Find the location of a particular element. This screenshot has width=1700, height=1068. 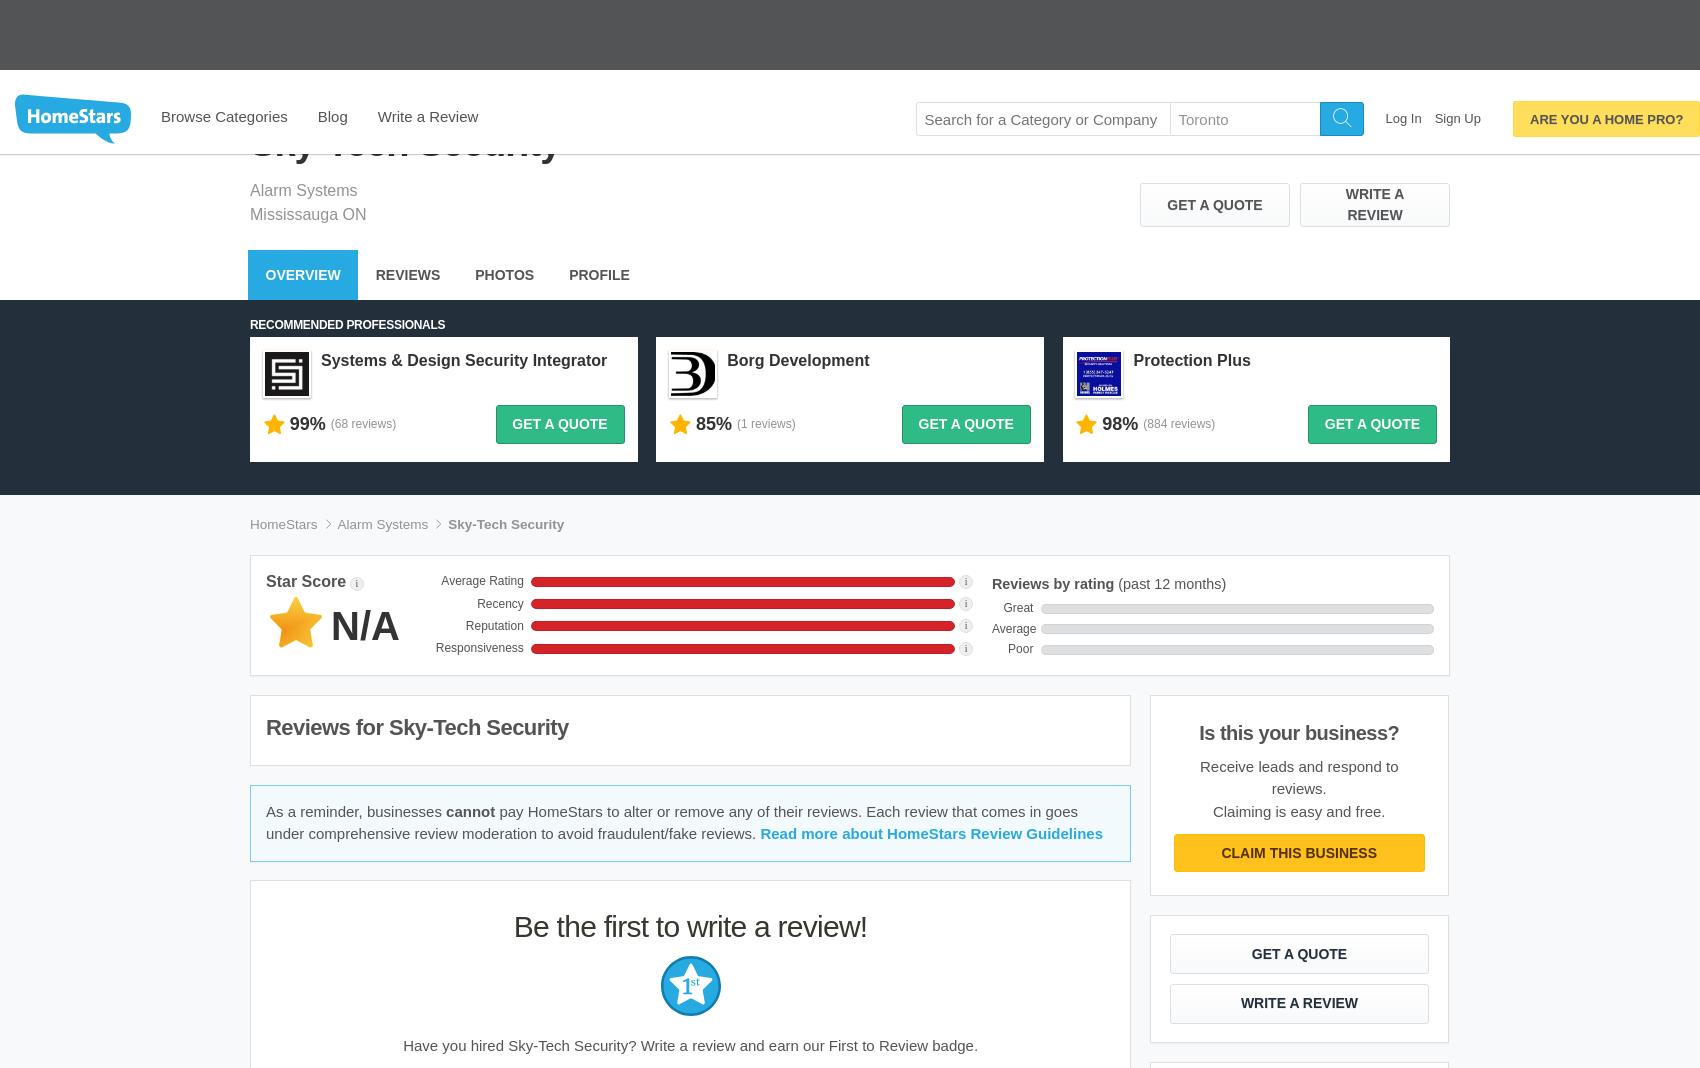

'profile' is located at coordinates (598, 189).